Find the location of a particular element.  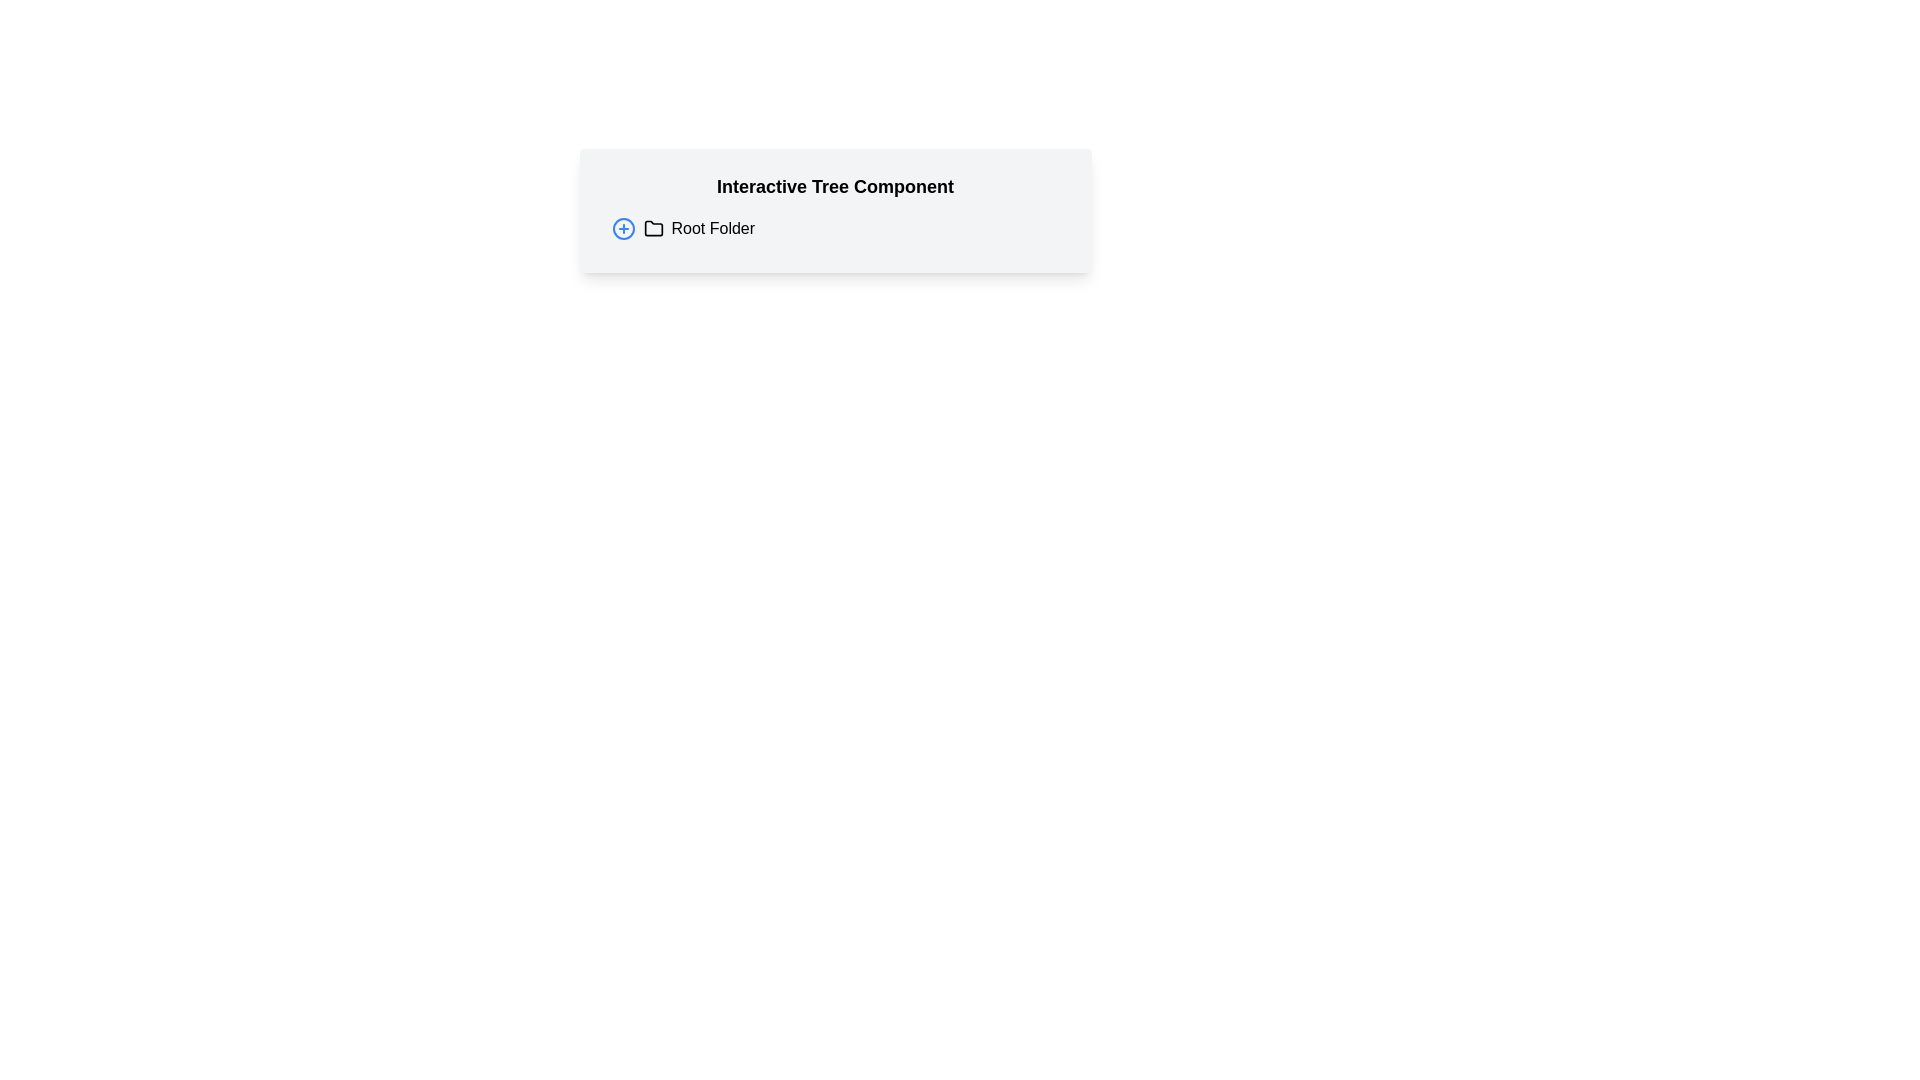

the folder icon representing the 'Root Folder' in the tree component is located at coordinates (653, 227).